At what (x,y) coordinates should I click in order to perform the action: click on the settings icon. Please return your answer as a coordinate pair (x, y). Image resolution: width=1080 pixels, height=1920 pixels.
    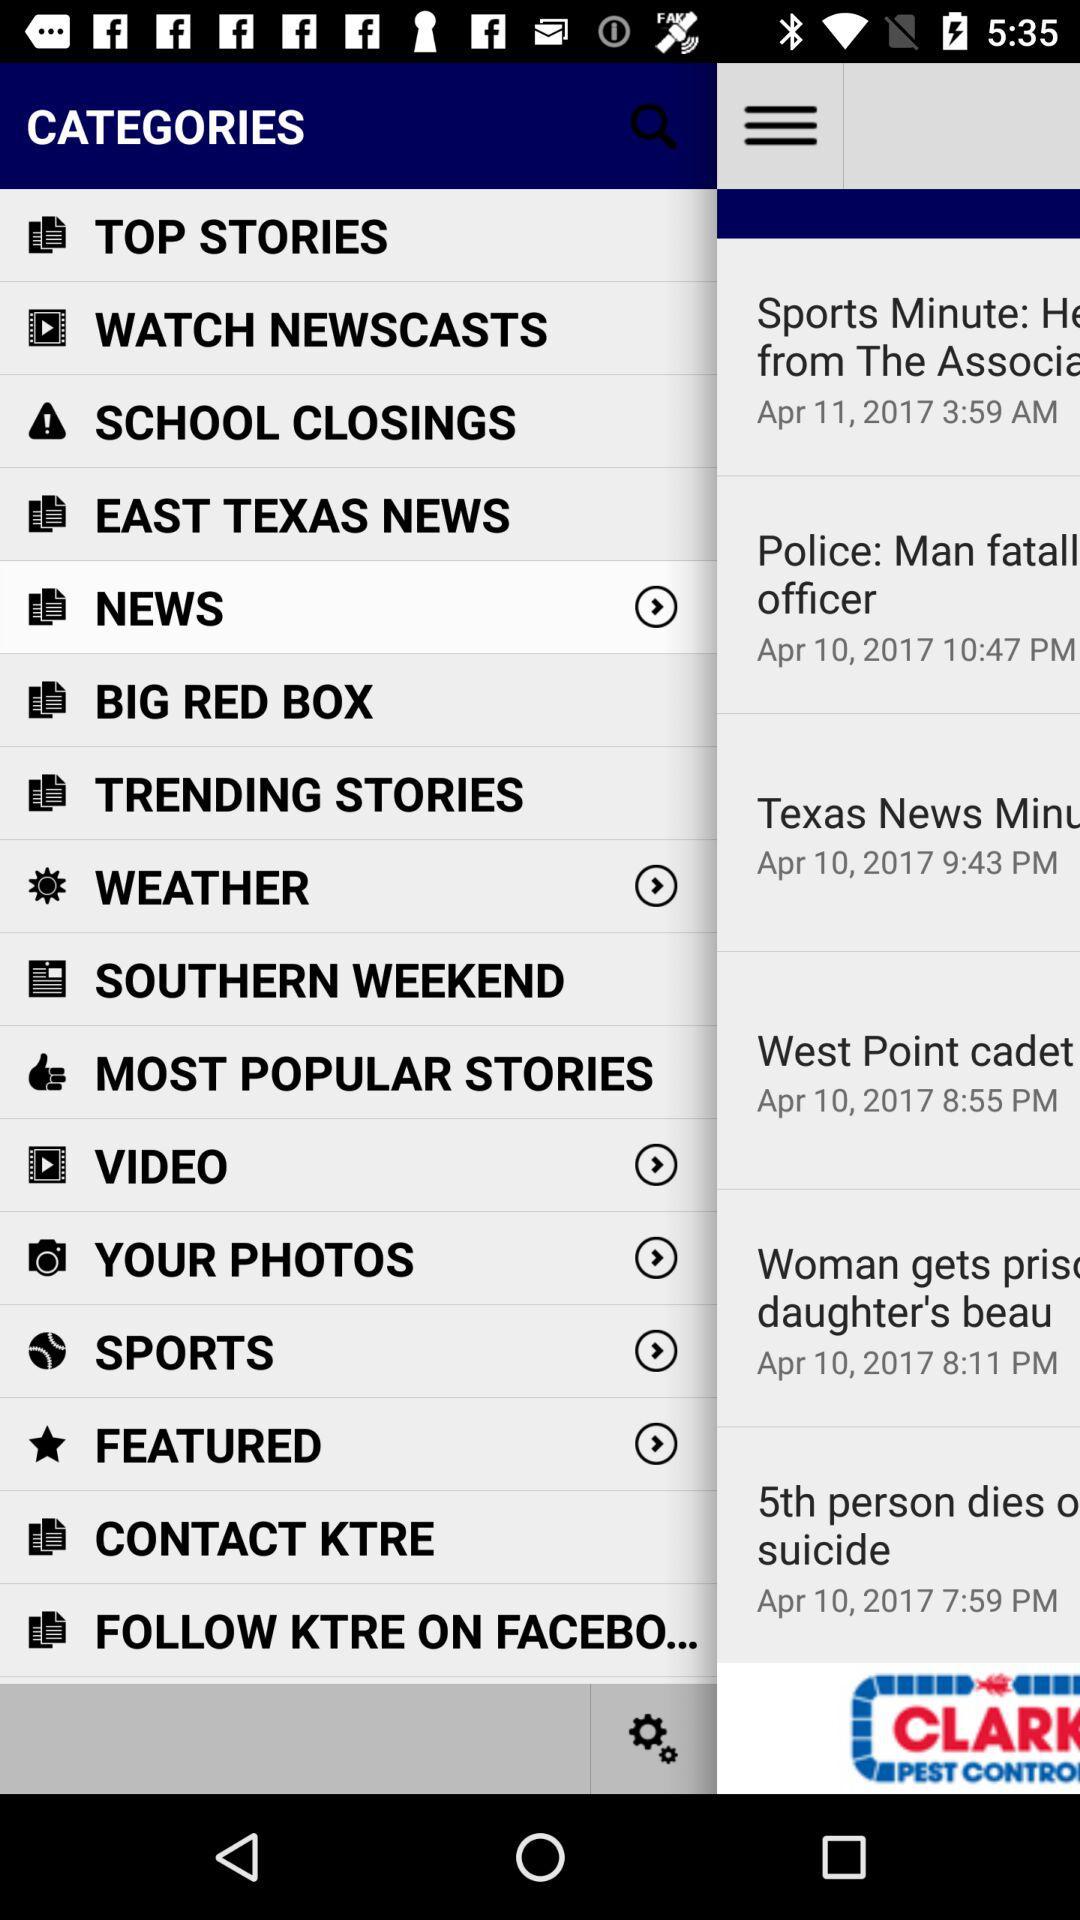
    Looking at the image, I should click on (654, 1737).